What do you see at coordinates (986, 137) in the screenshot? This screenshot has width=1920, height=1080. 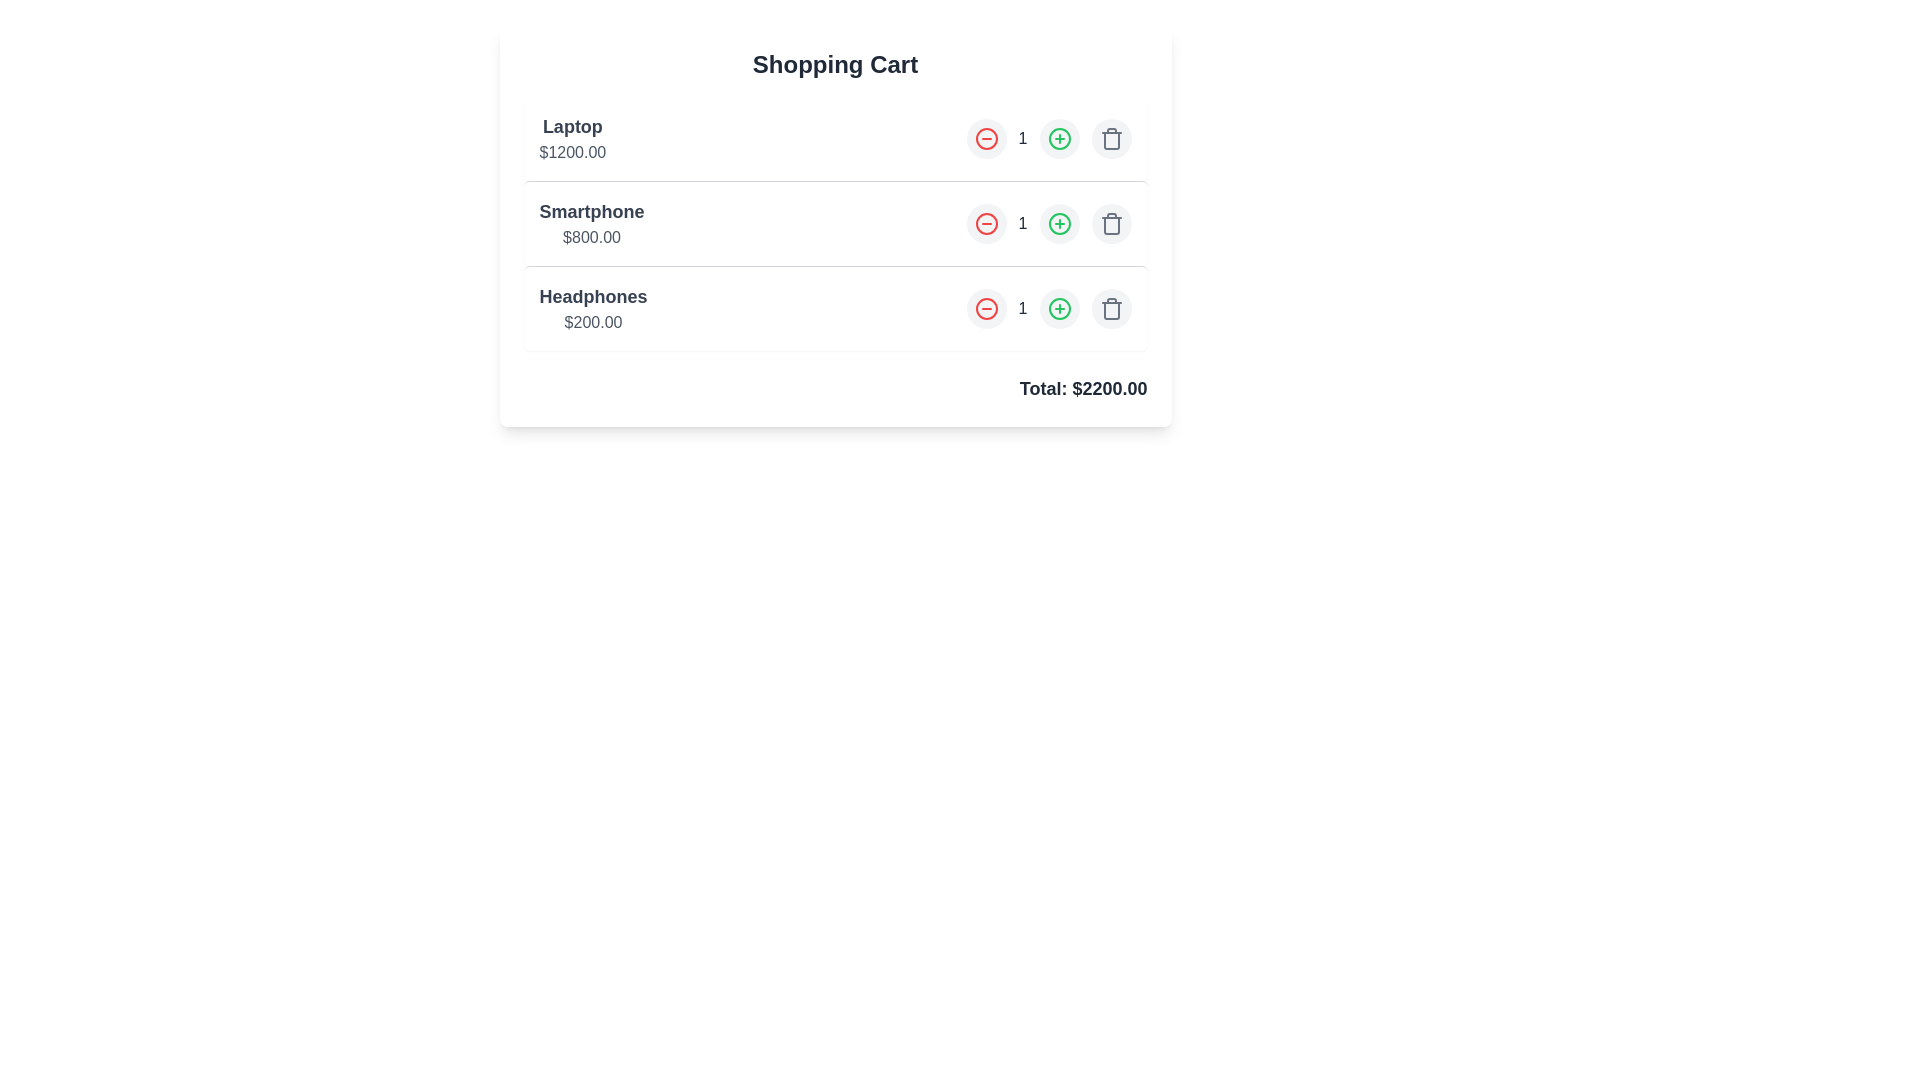 I see `the '-' button for the item Laptop to decrease its quantity` at bounding box center [986, 137].